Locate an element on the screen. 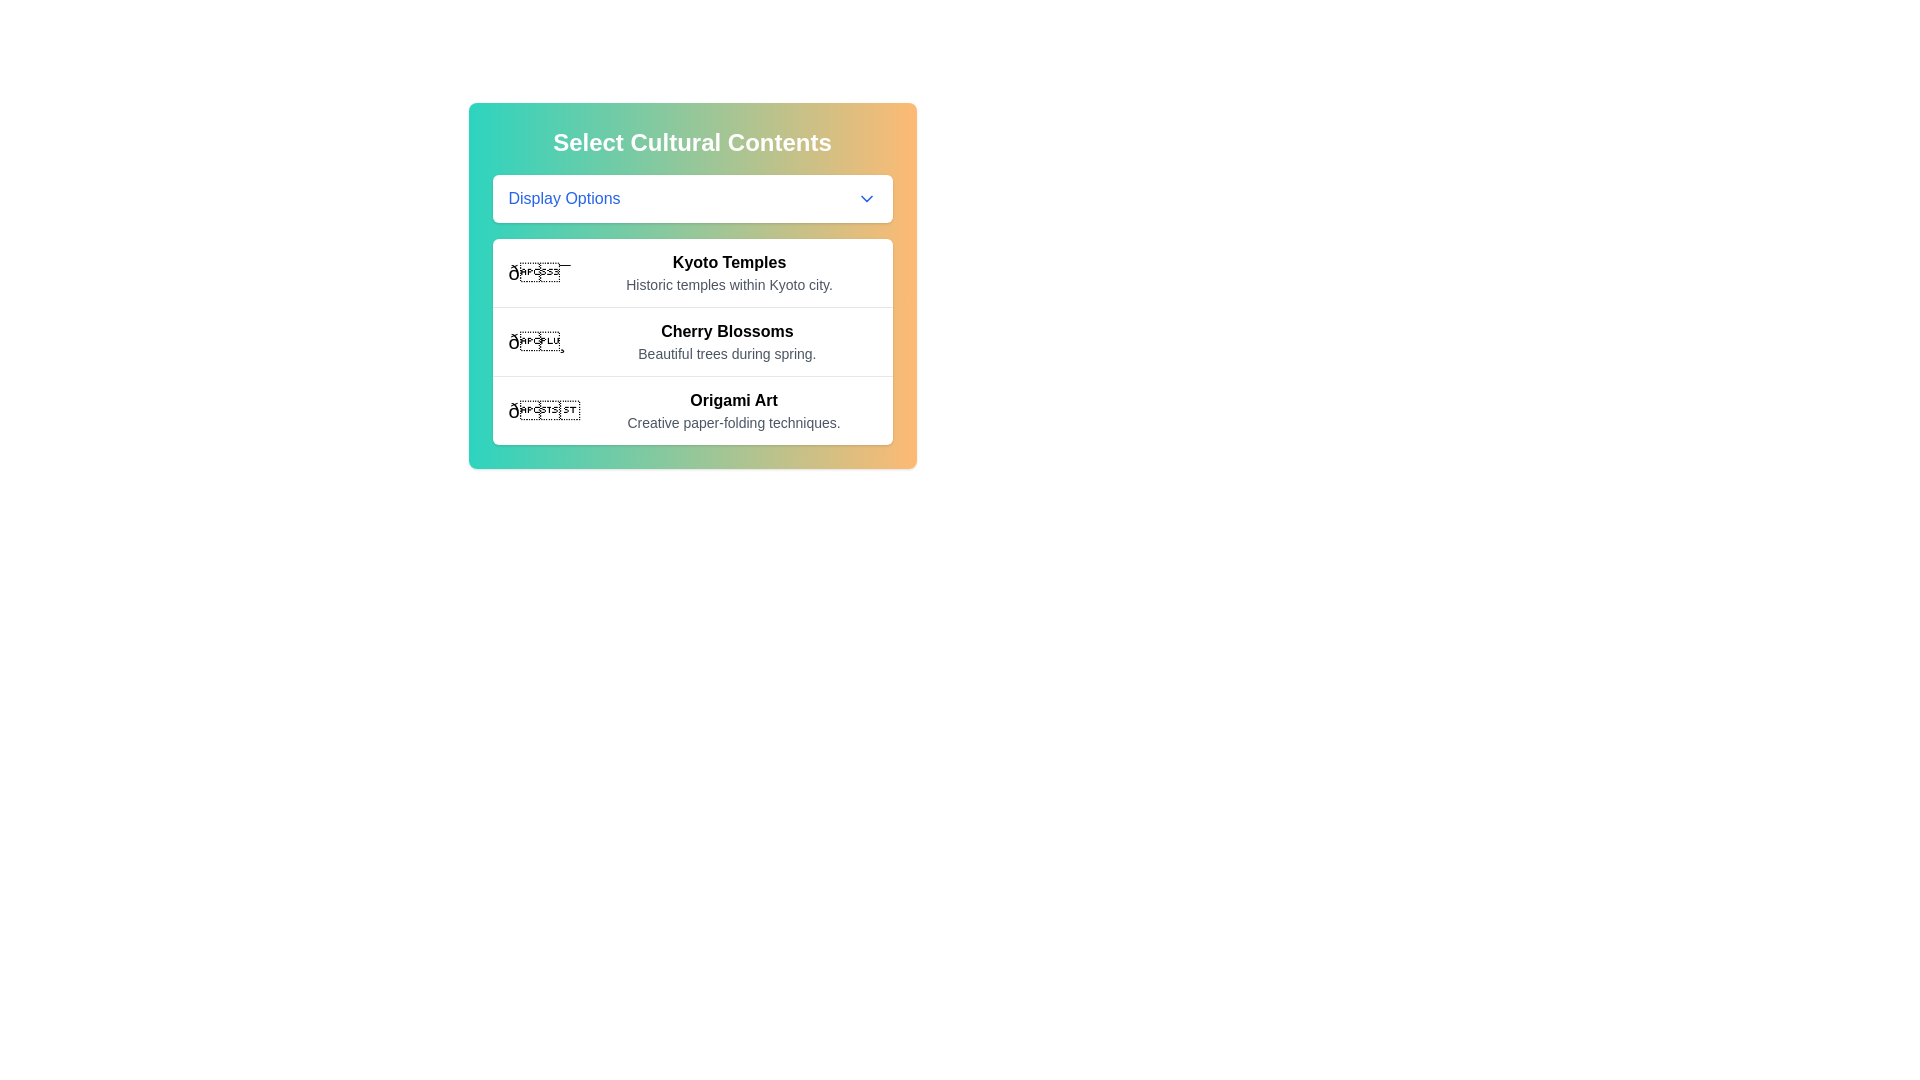 This screenshot has width=1920, height=1080. the List Item displaying 'Cherry Blossoms', which includes an emoji and a brief description about beautiful trees during spring is located at coordinates (692, 341).